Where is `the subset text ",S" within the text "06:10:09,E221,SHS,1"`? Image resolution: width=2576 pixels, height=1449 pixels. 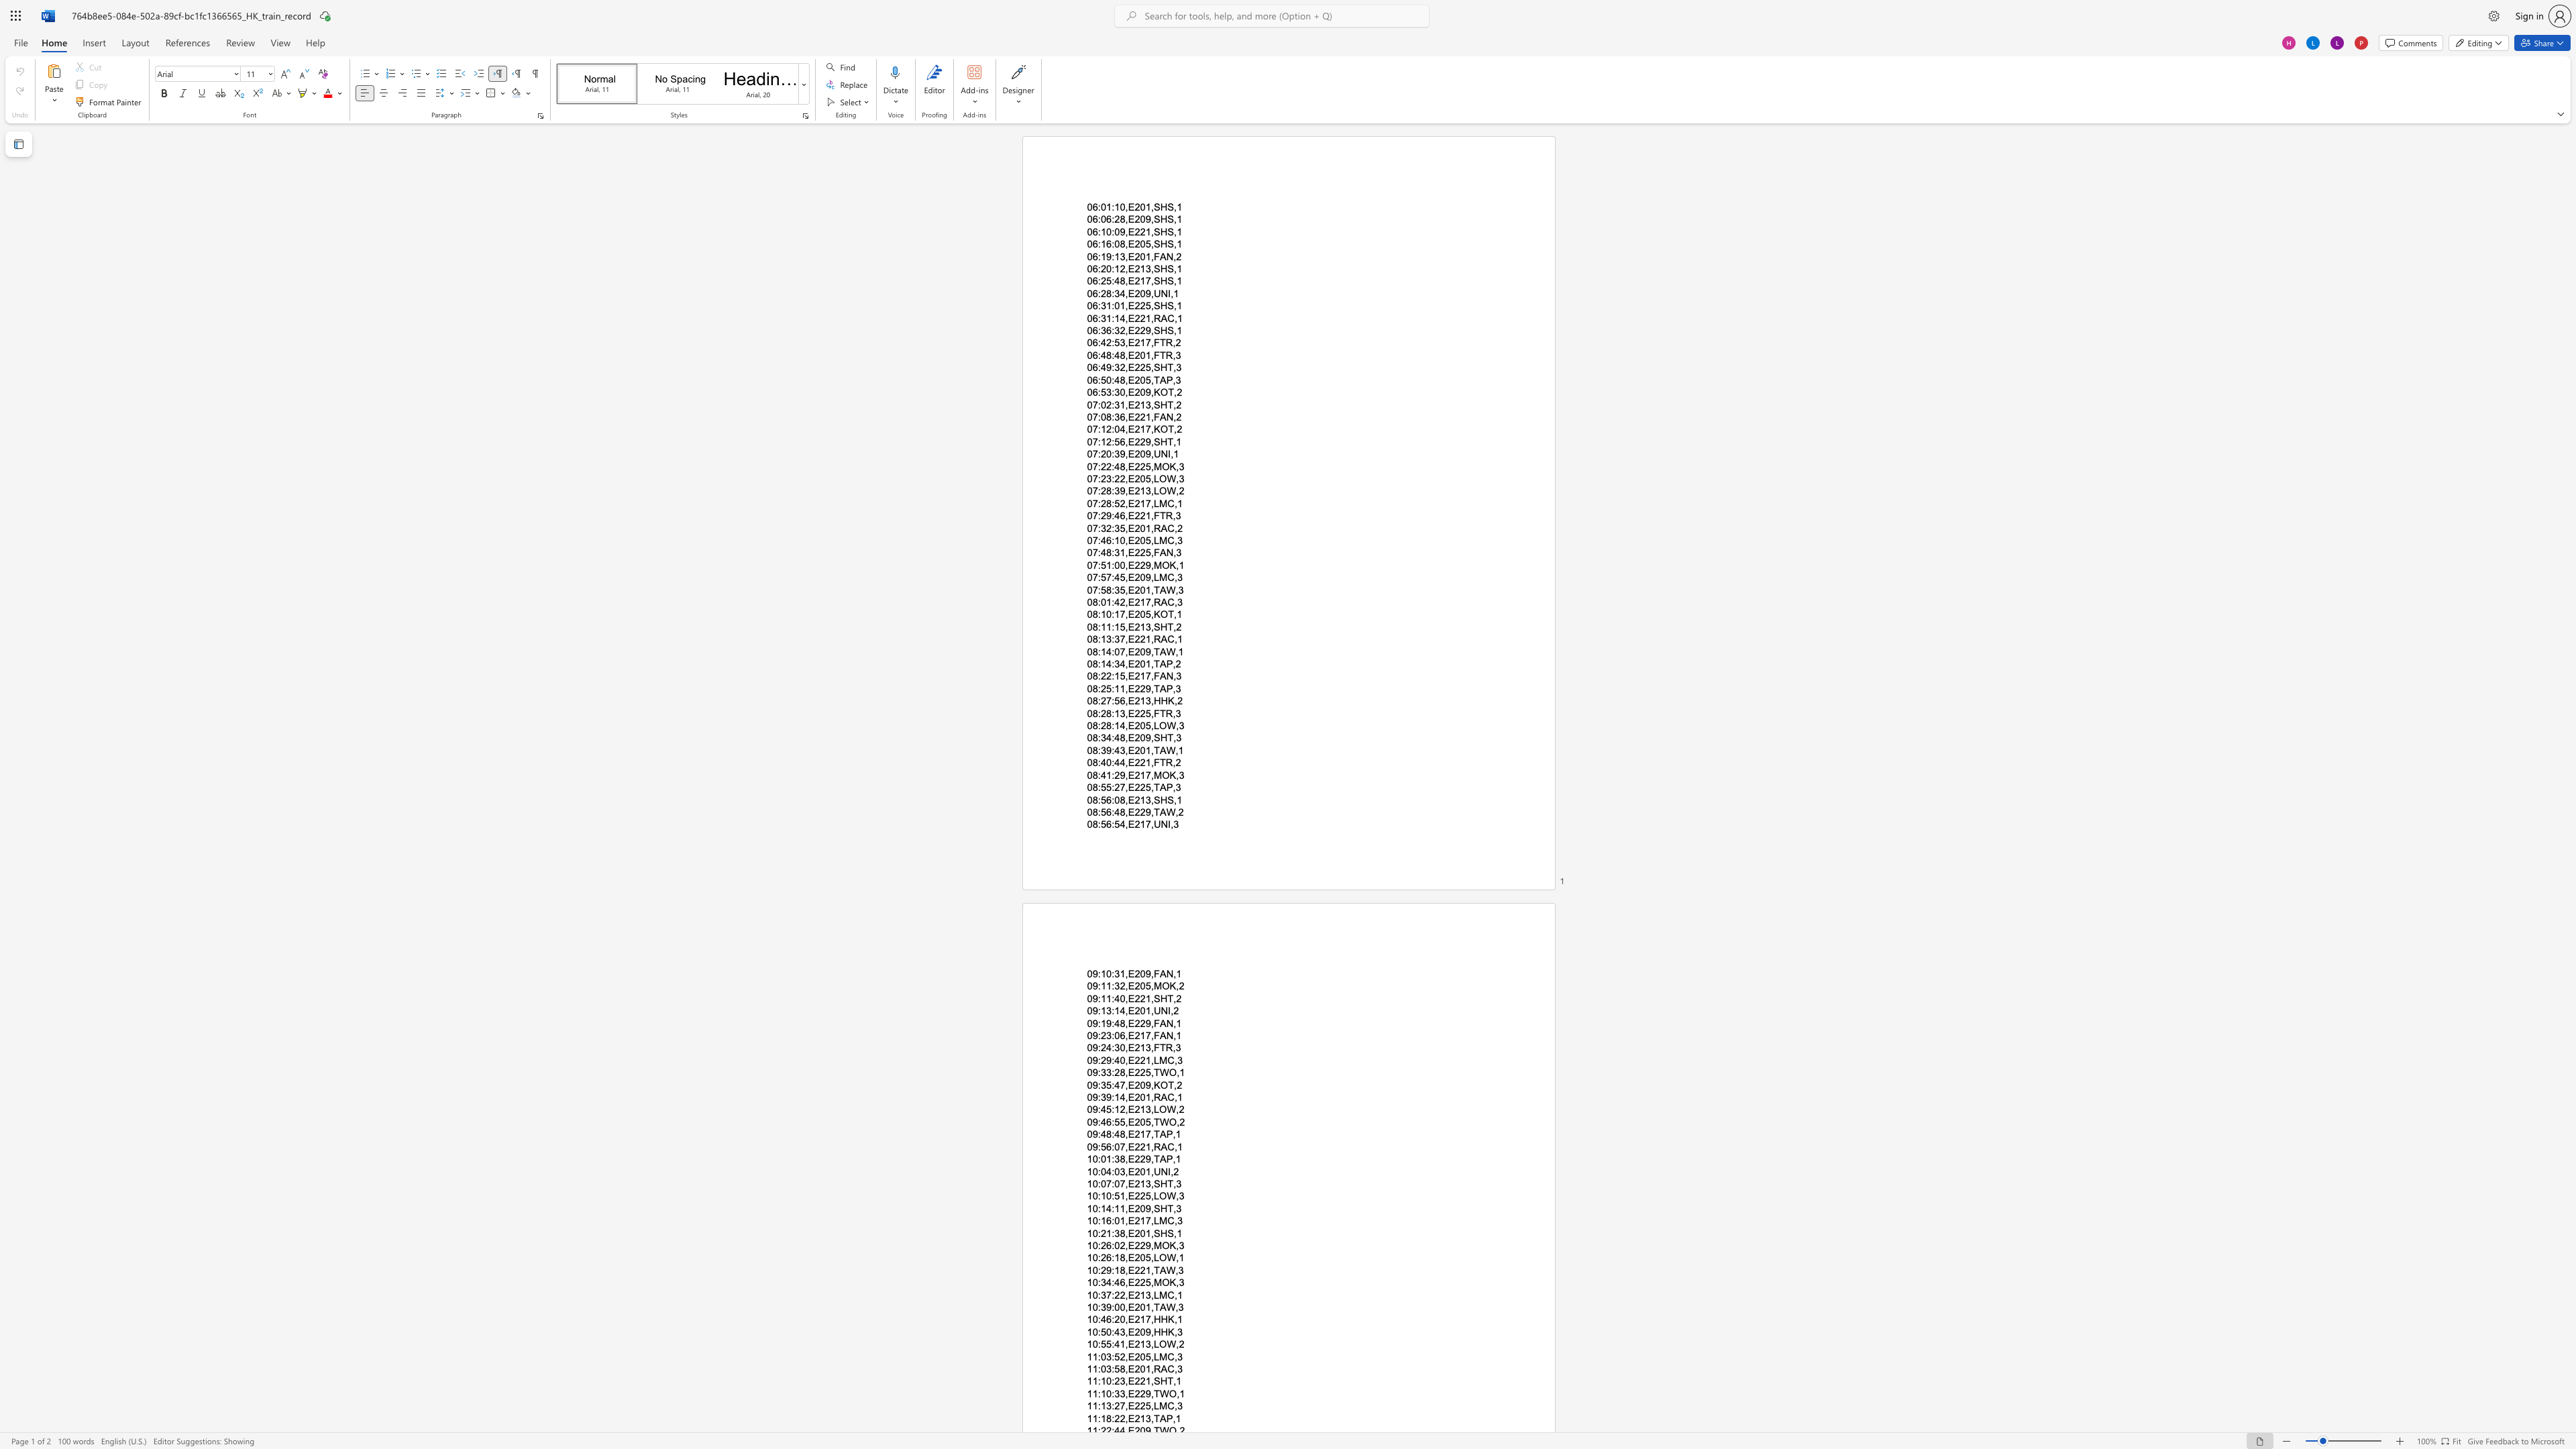
the subset text ",S" within the text "06:10:09,E221,SHS,1" is located at coordinates (1149, 230).